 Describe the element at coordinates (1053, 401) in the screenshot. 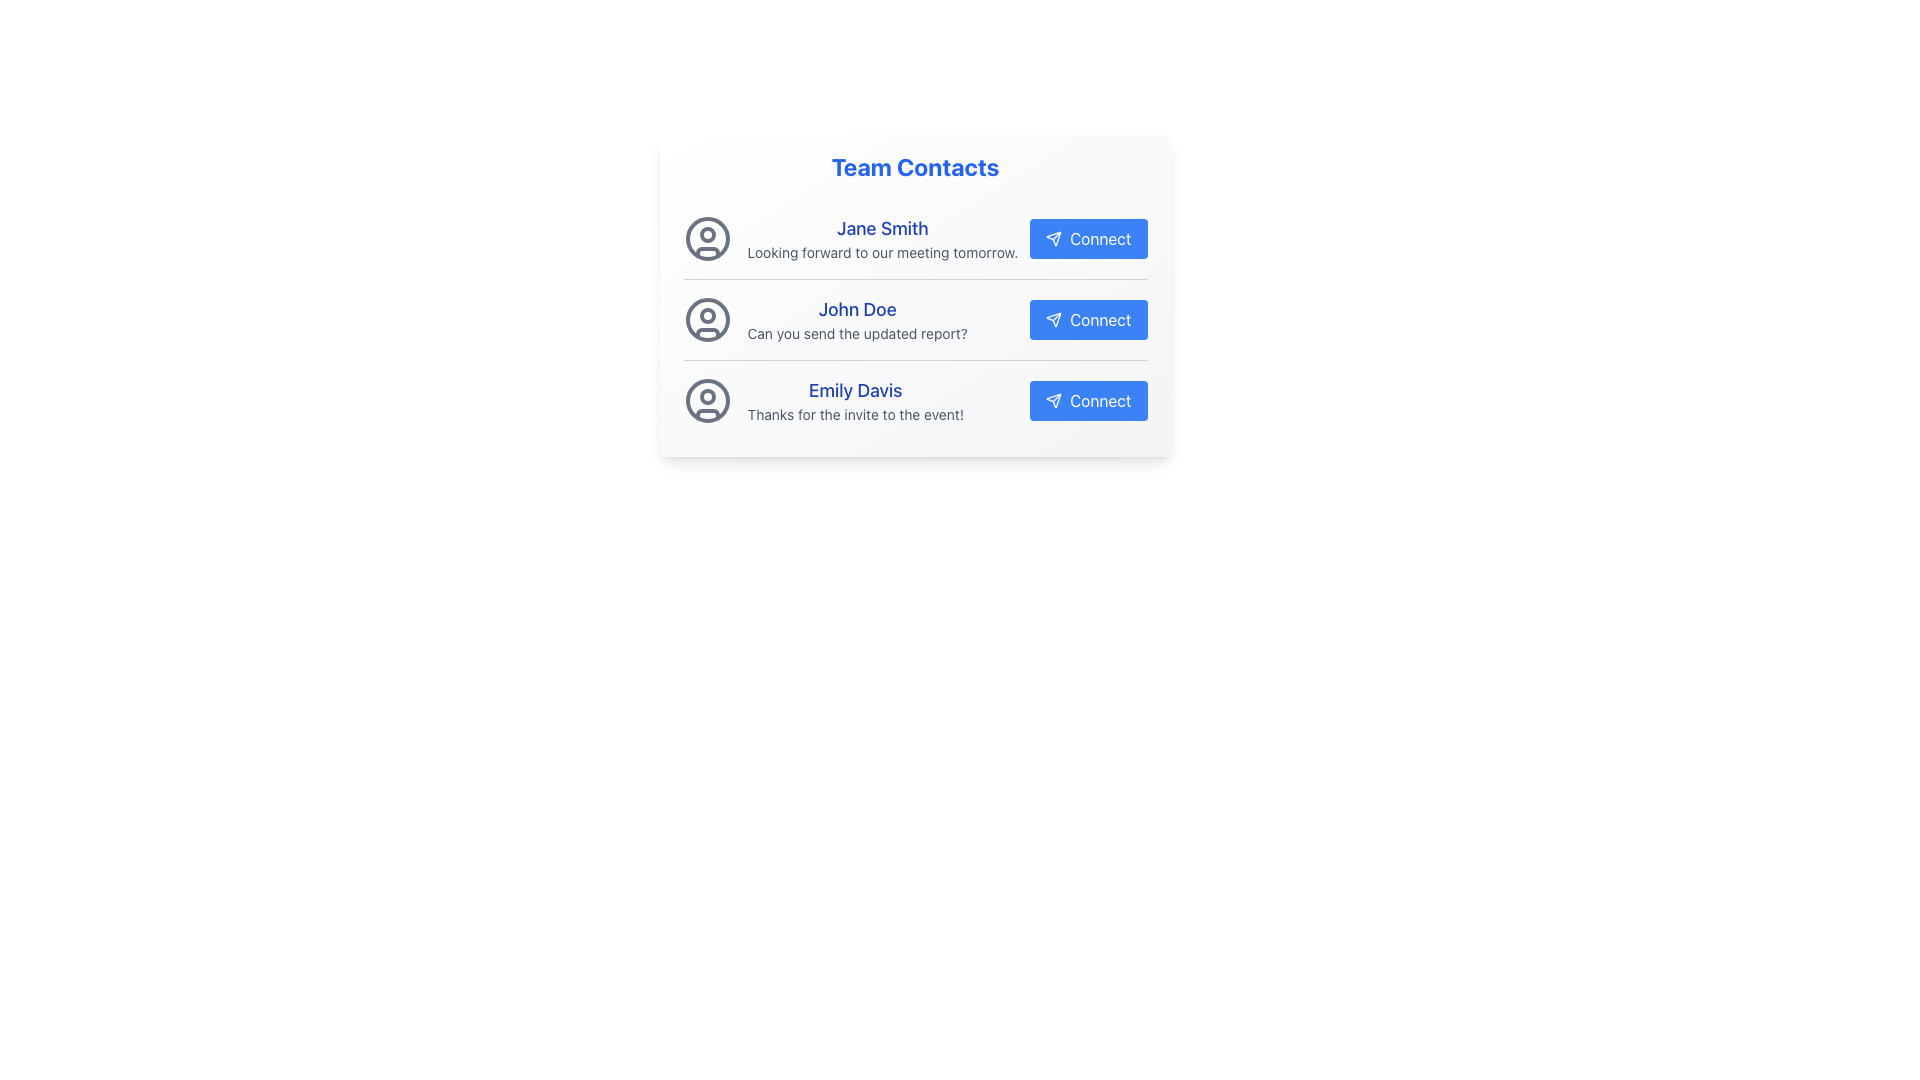

I see `the leading icon within the 'Connect' button located in the third row at the bottom right corner of the card` at that location.